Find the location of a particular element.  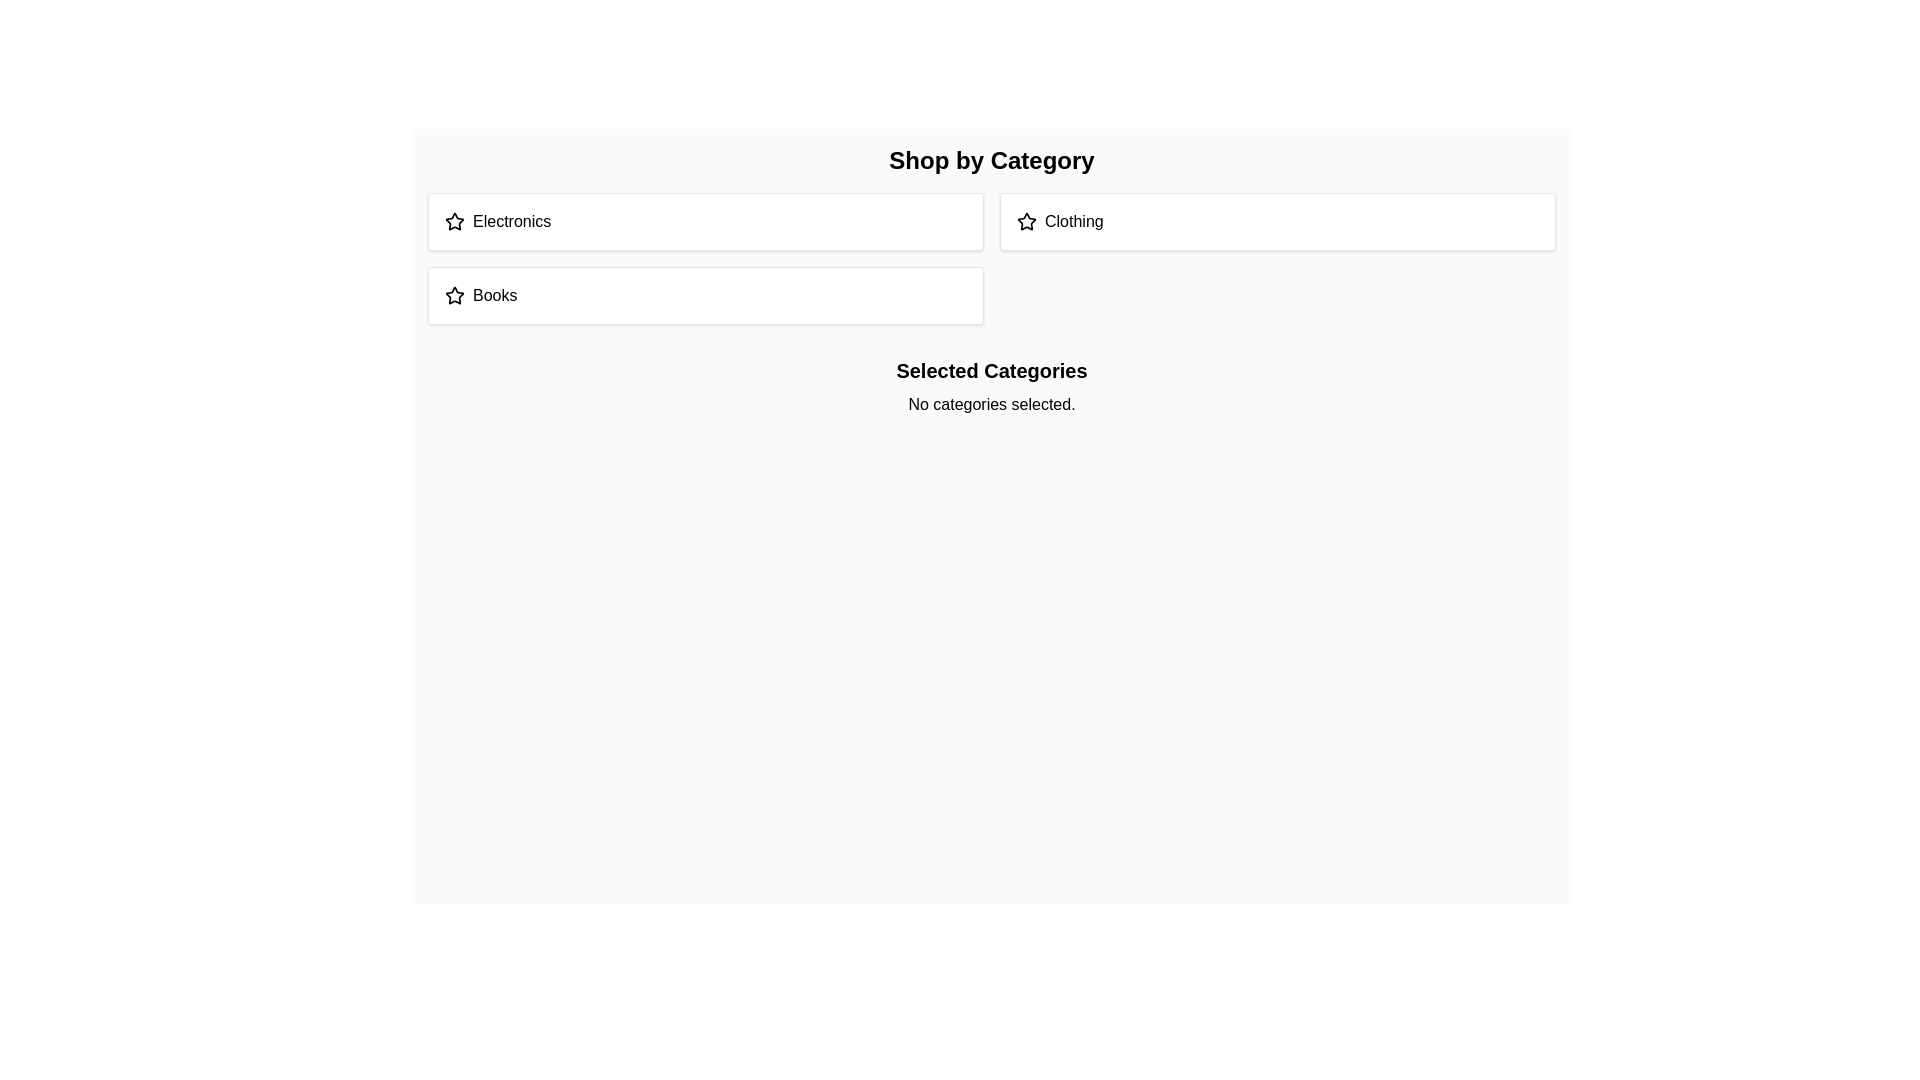

the star icon located in the 'Shop by Category' section next is located at coordinates (1026, 220).